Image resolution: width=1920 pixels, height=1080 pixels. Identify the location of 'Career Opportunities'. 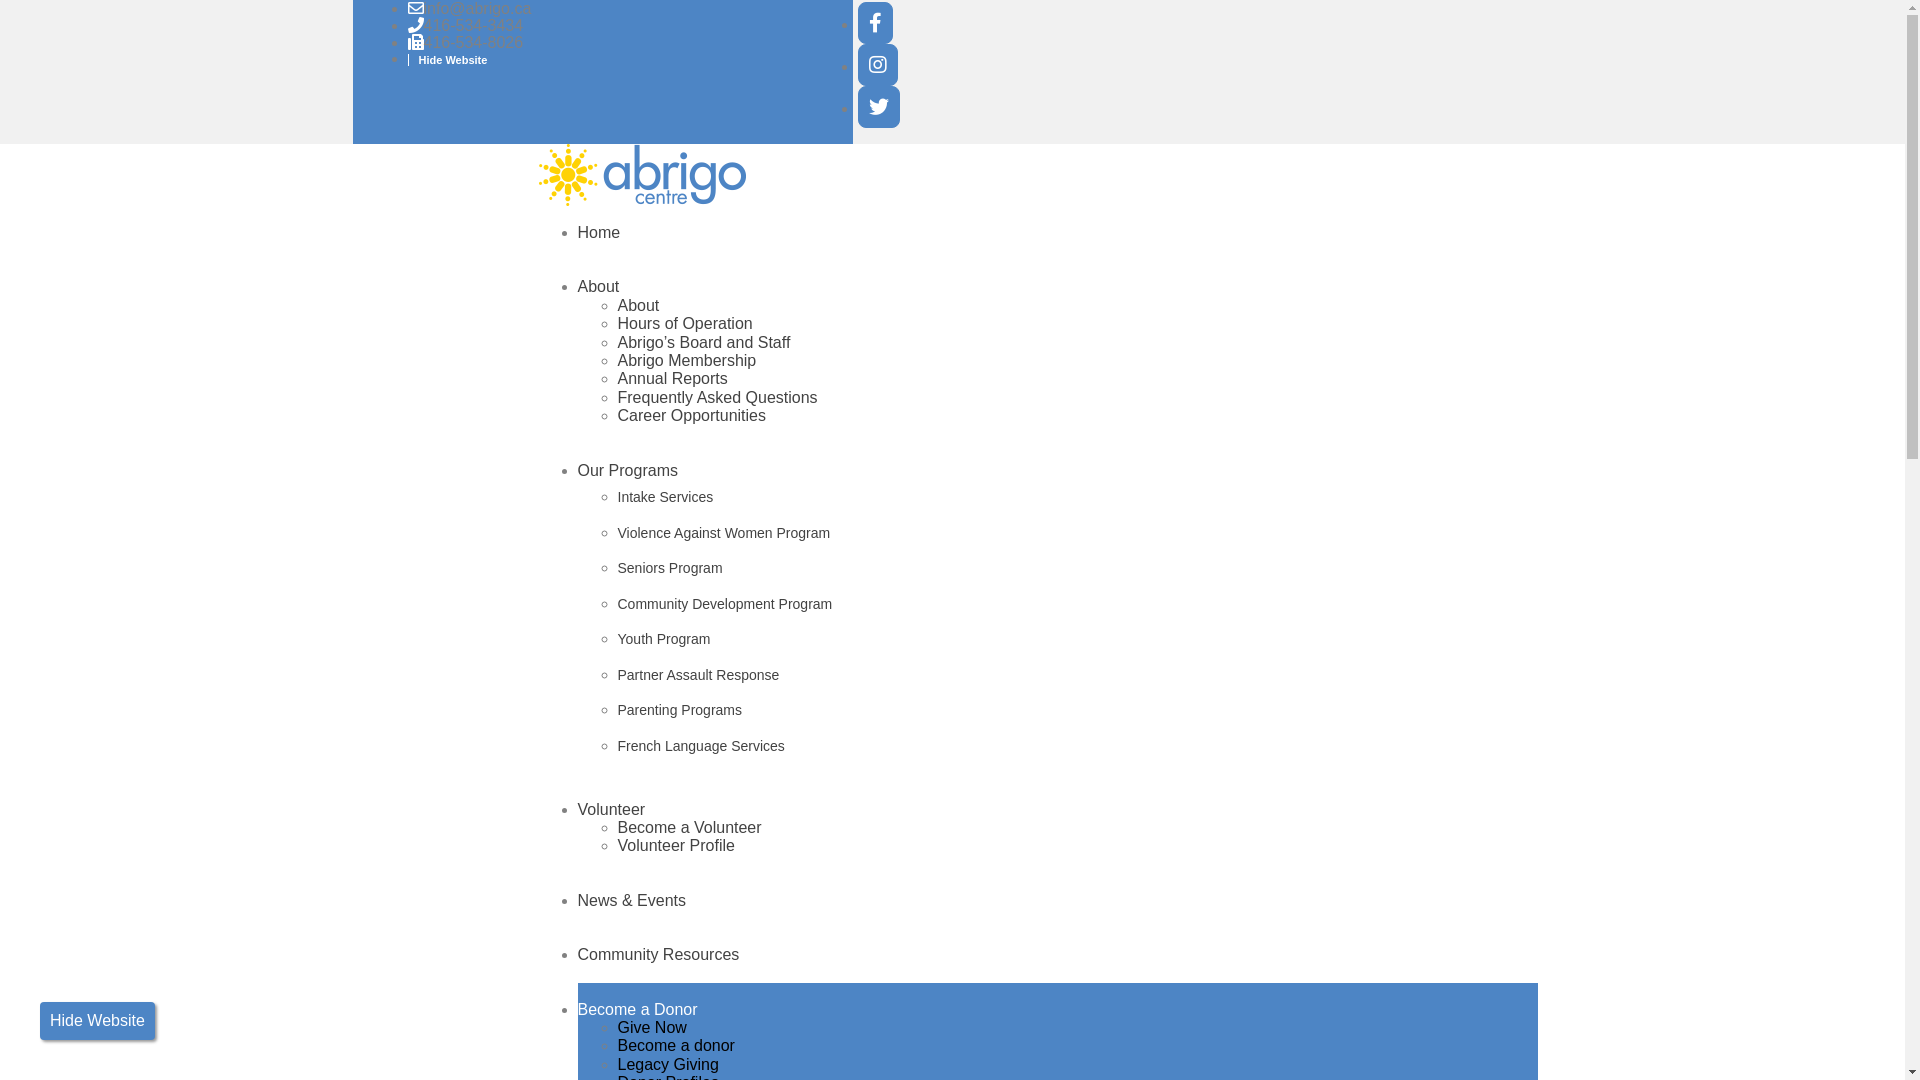
(692, 414).